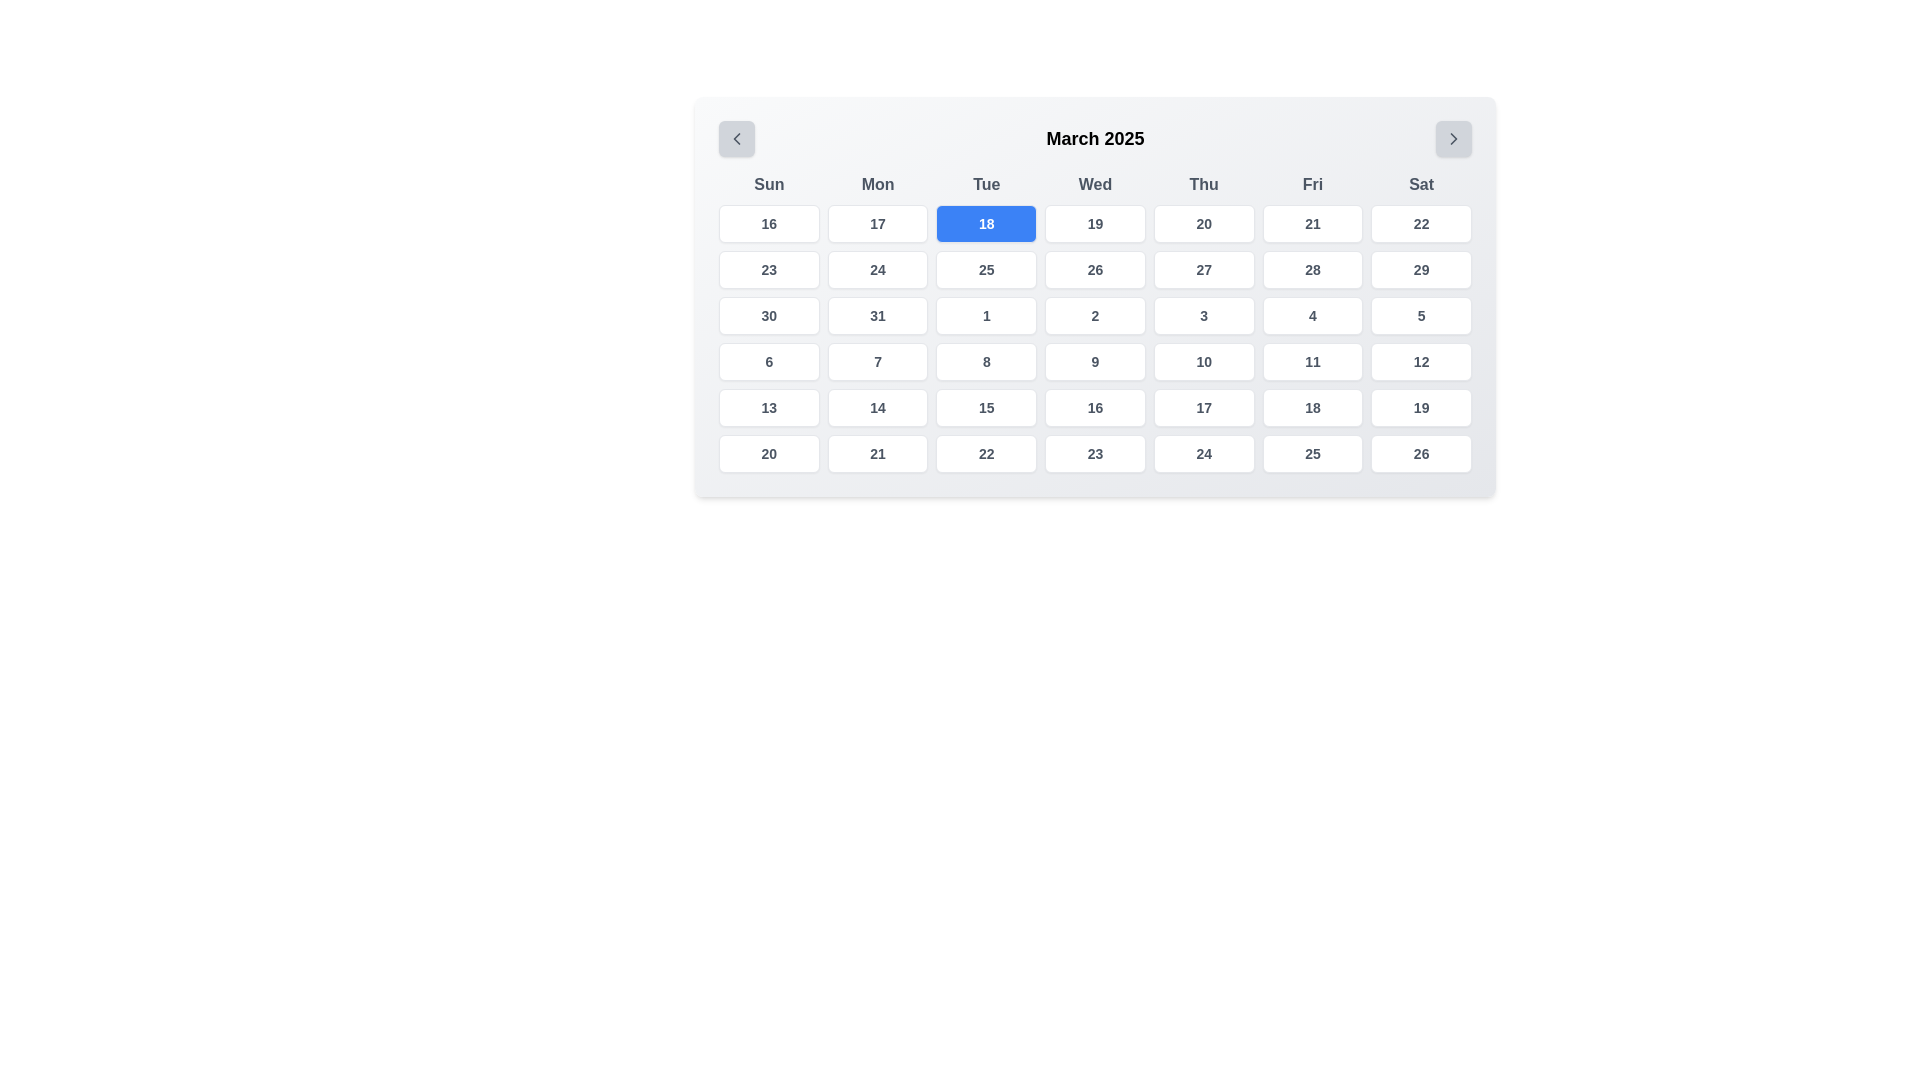 Image resolution: width=1920 pixels, height=1080 pixels. I want to click on the rectangular button labeled '11' located, so click(1312, 362).